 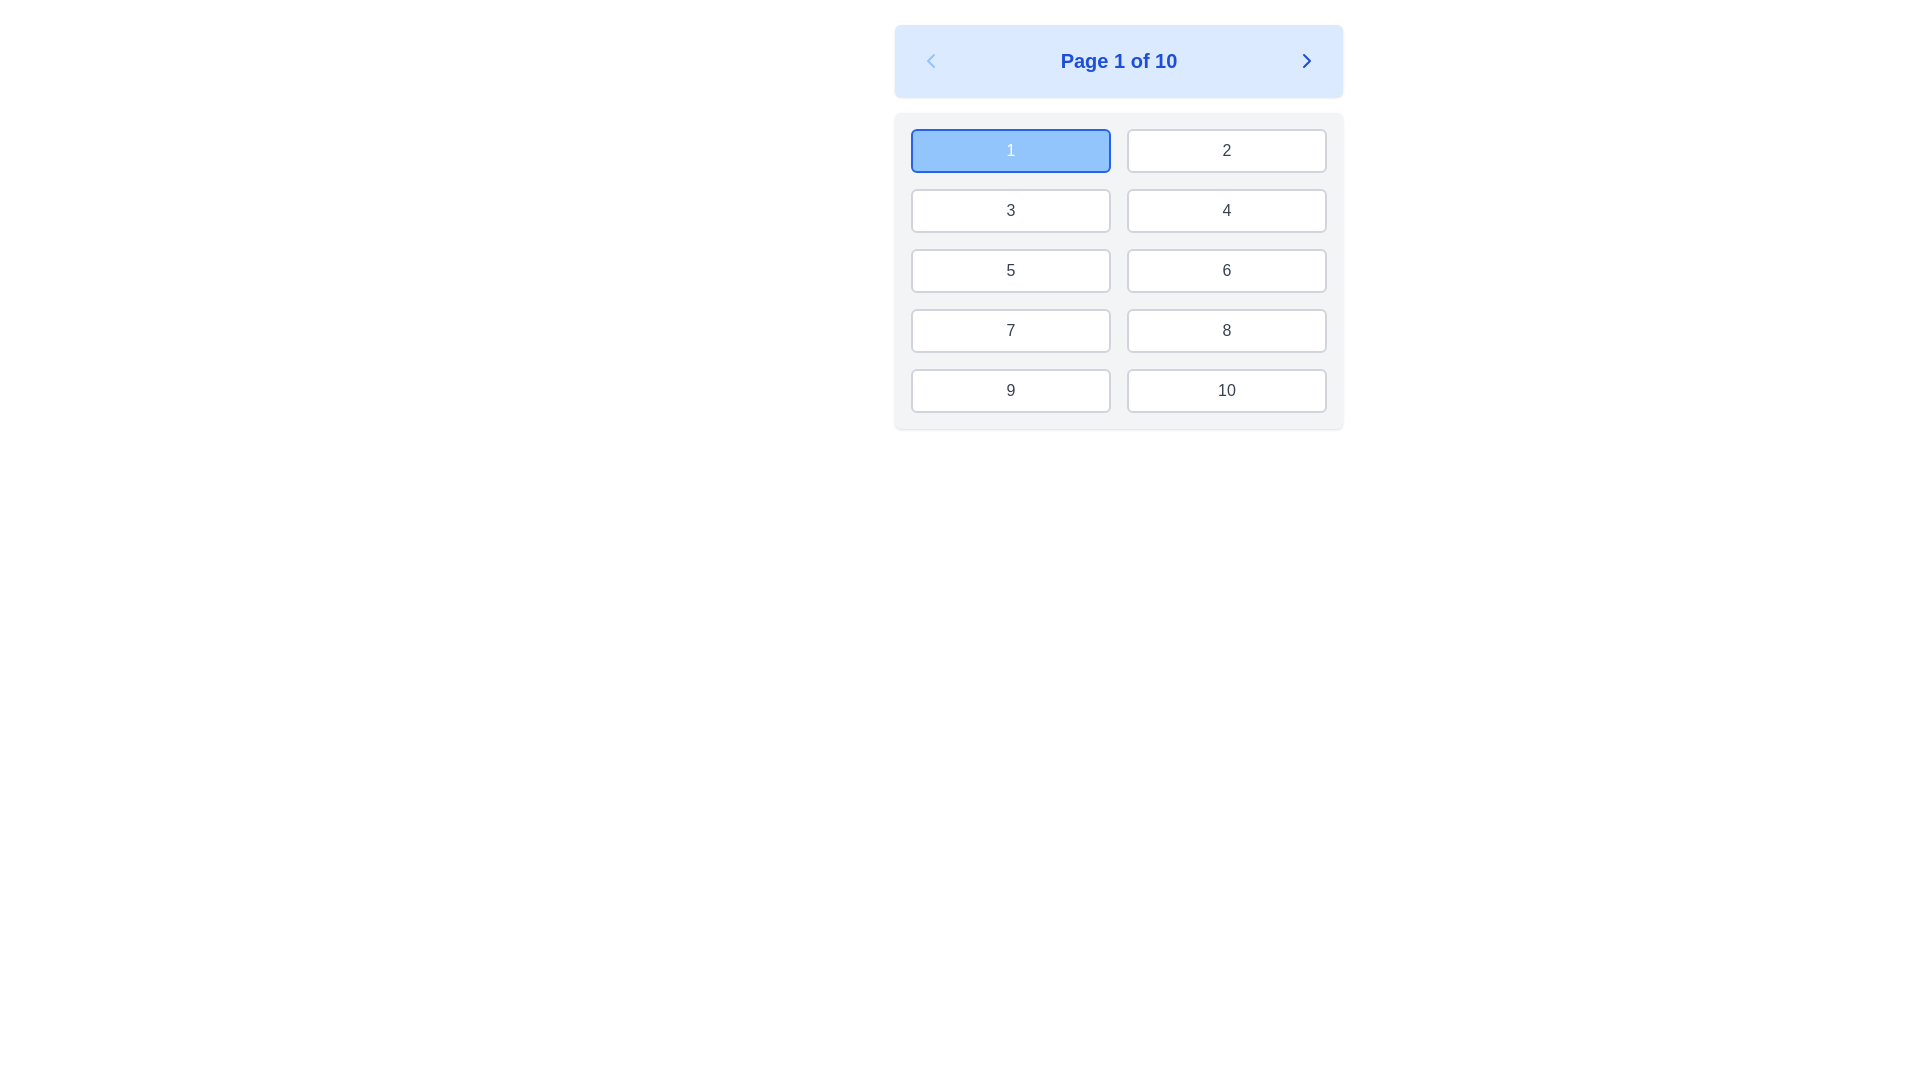 What do you see at coordinates (1226, 211) in the screenshot?
I see `the button located in the second column of the second row of a grid layout` at bounding box center [1226, 211].